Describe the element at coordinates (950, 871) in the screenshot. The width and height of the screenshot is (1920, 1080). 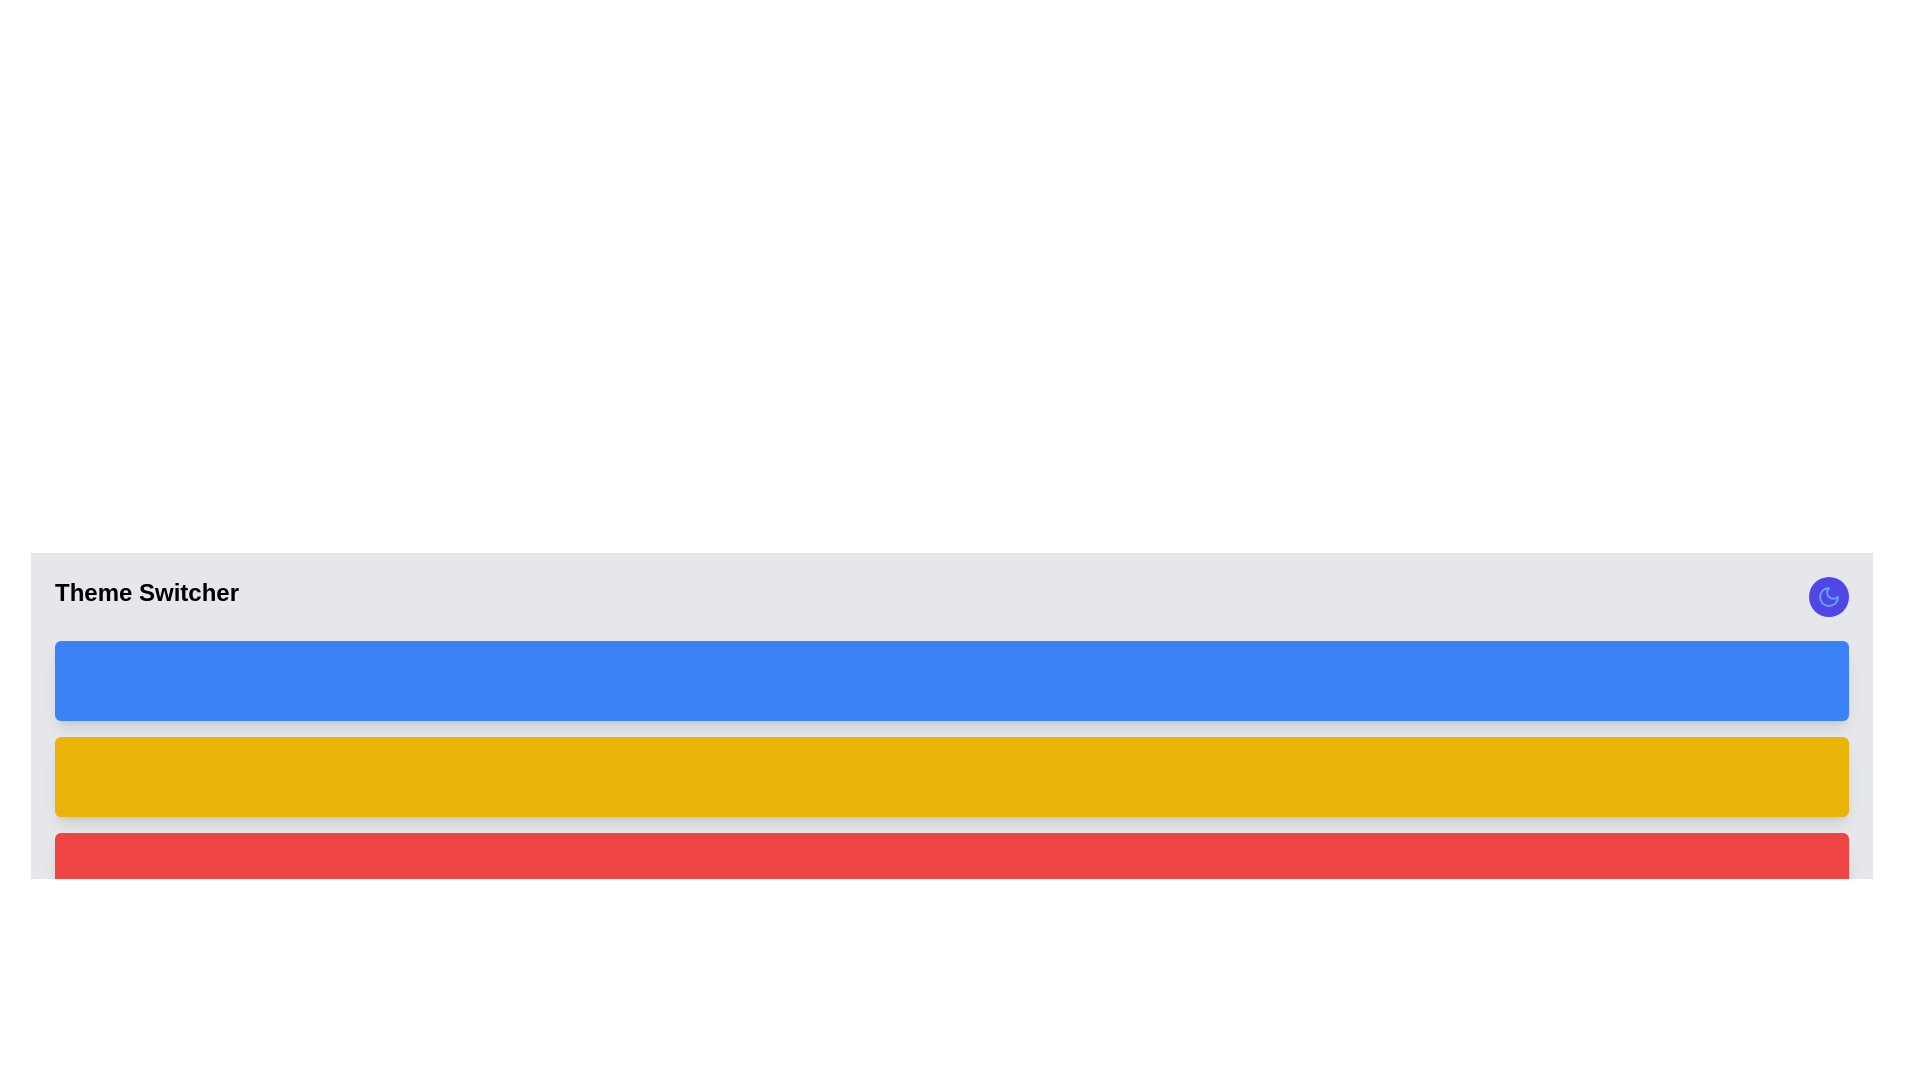
I see `the wide horizontal rectangular decorative element with a red background and rounded corners, located at the bottom of a vertical stack of three elements` at that location.